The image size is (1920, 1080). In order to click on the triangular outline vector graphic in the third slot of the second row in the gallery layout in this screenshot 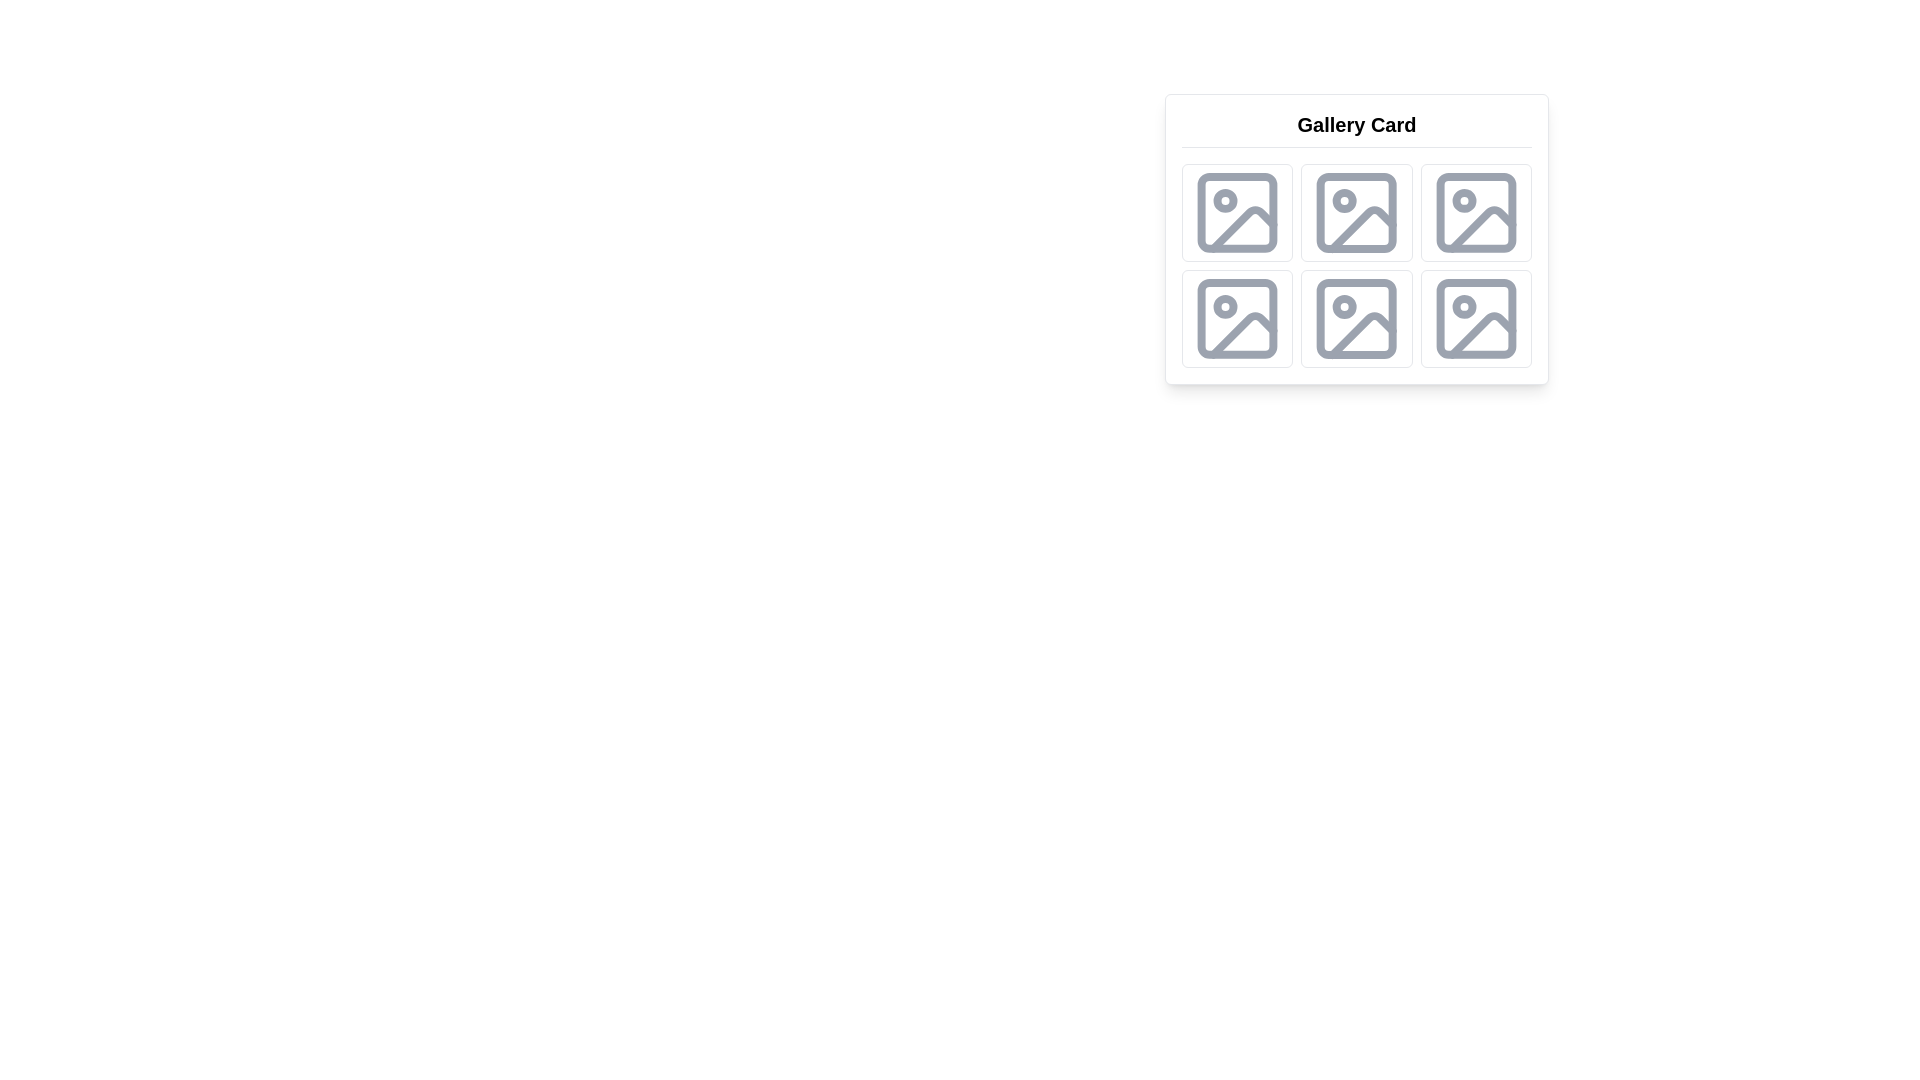, I will do `click(1242, 334)`.